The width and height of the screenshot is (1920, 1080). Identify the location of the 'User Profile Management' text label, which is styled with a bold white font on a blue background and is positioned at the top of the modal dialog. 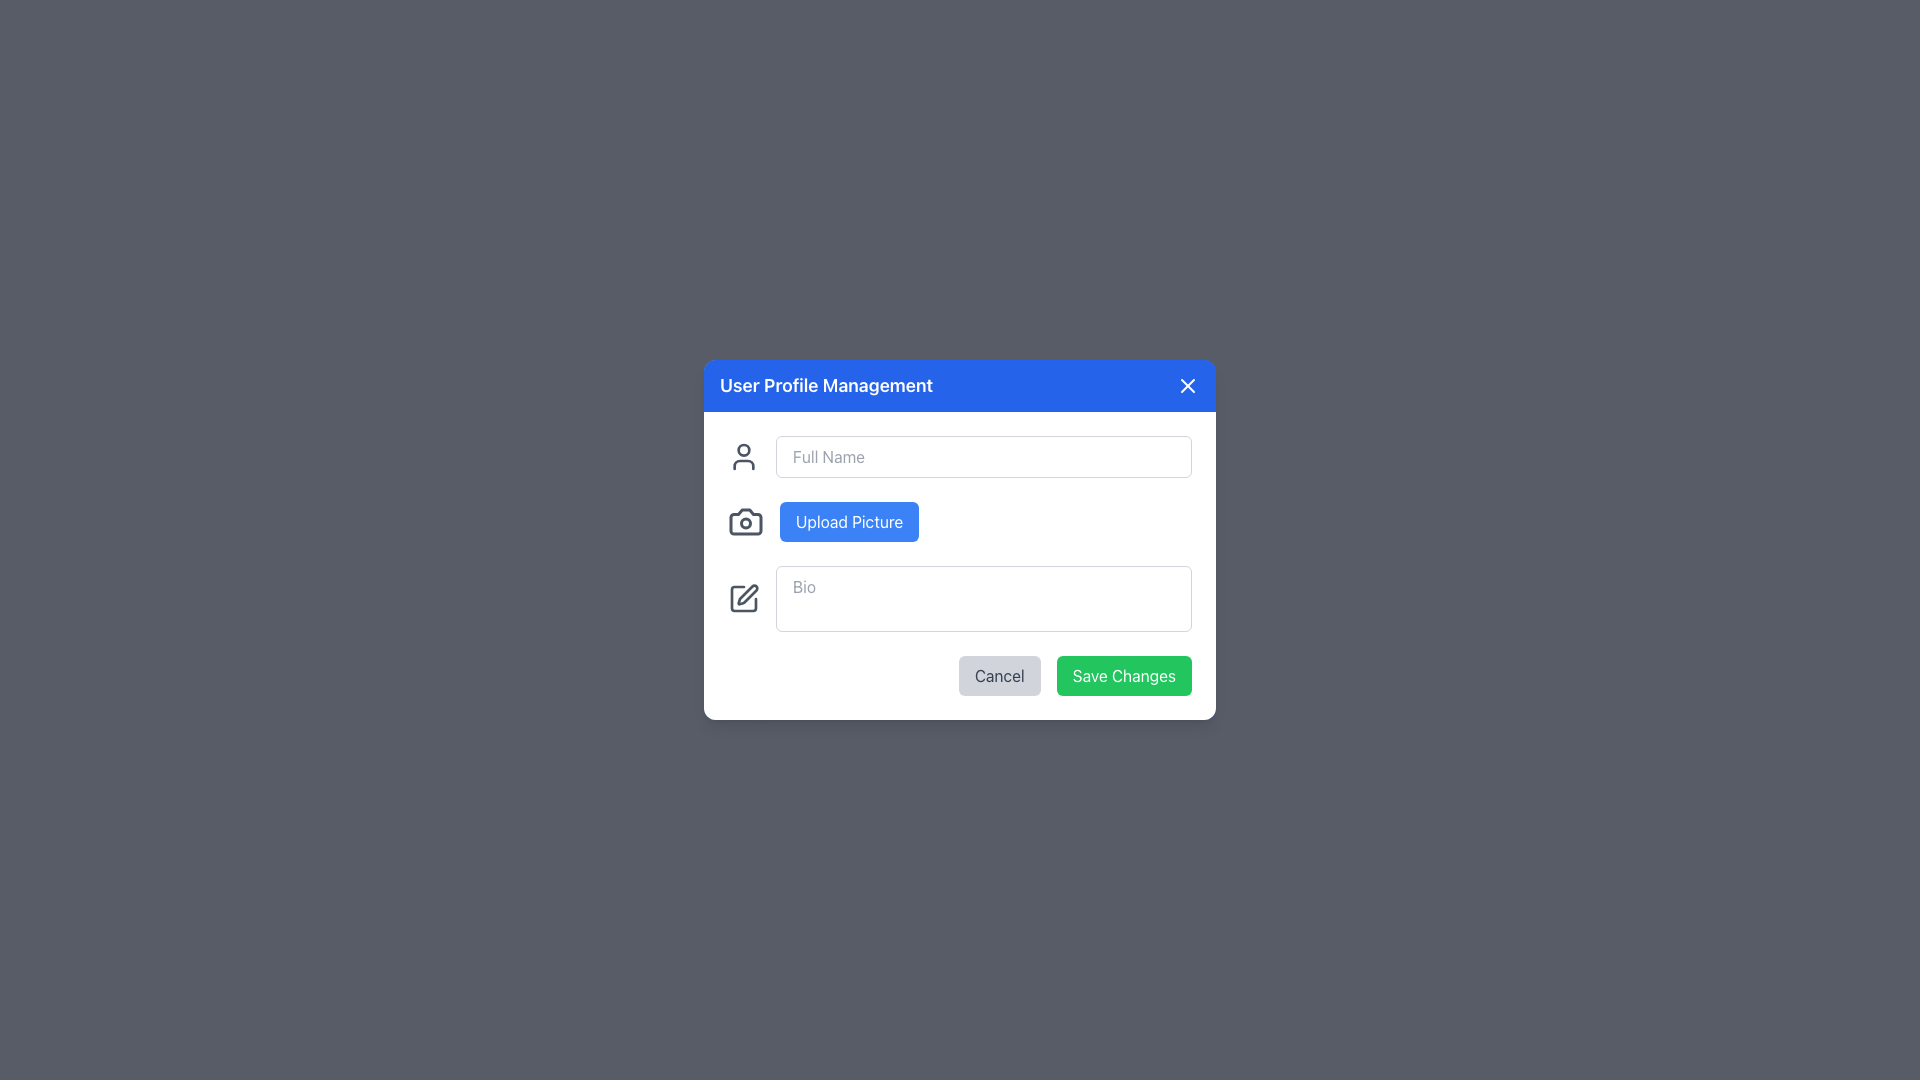
(826, 385).